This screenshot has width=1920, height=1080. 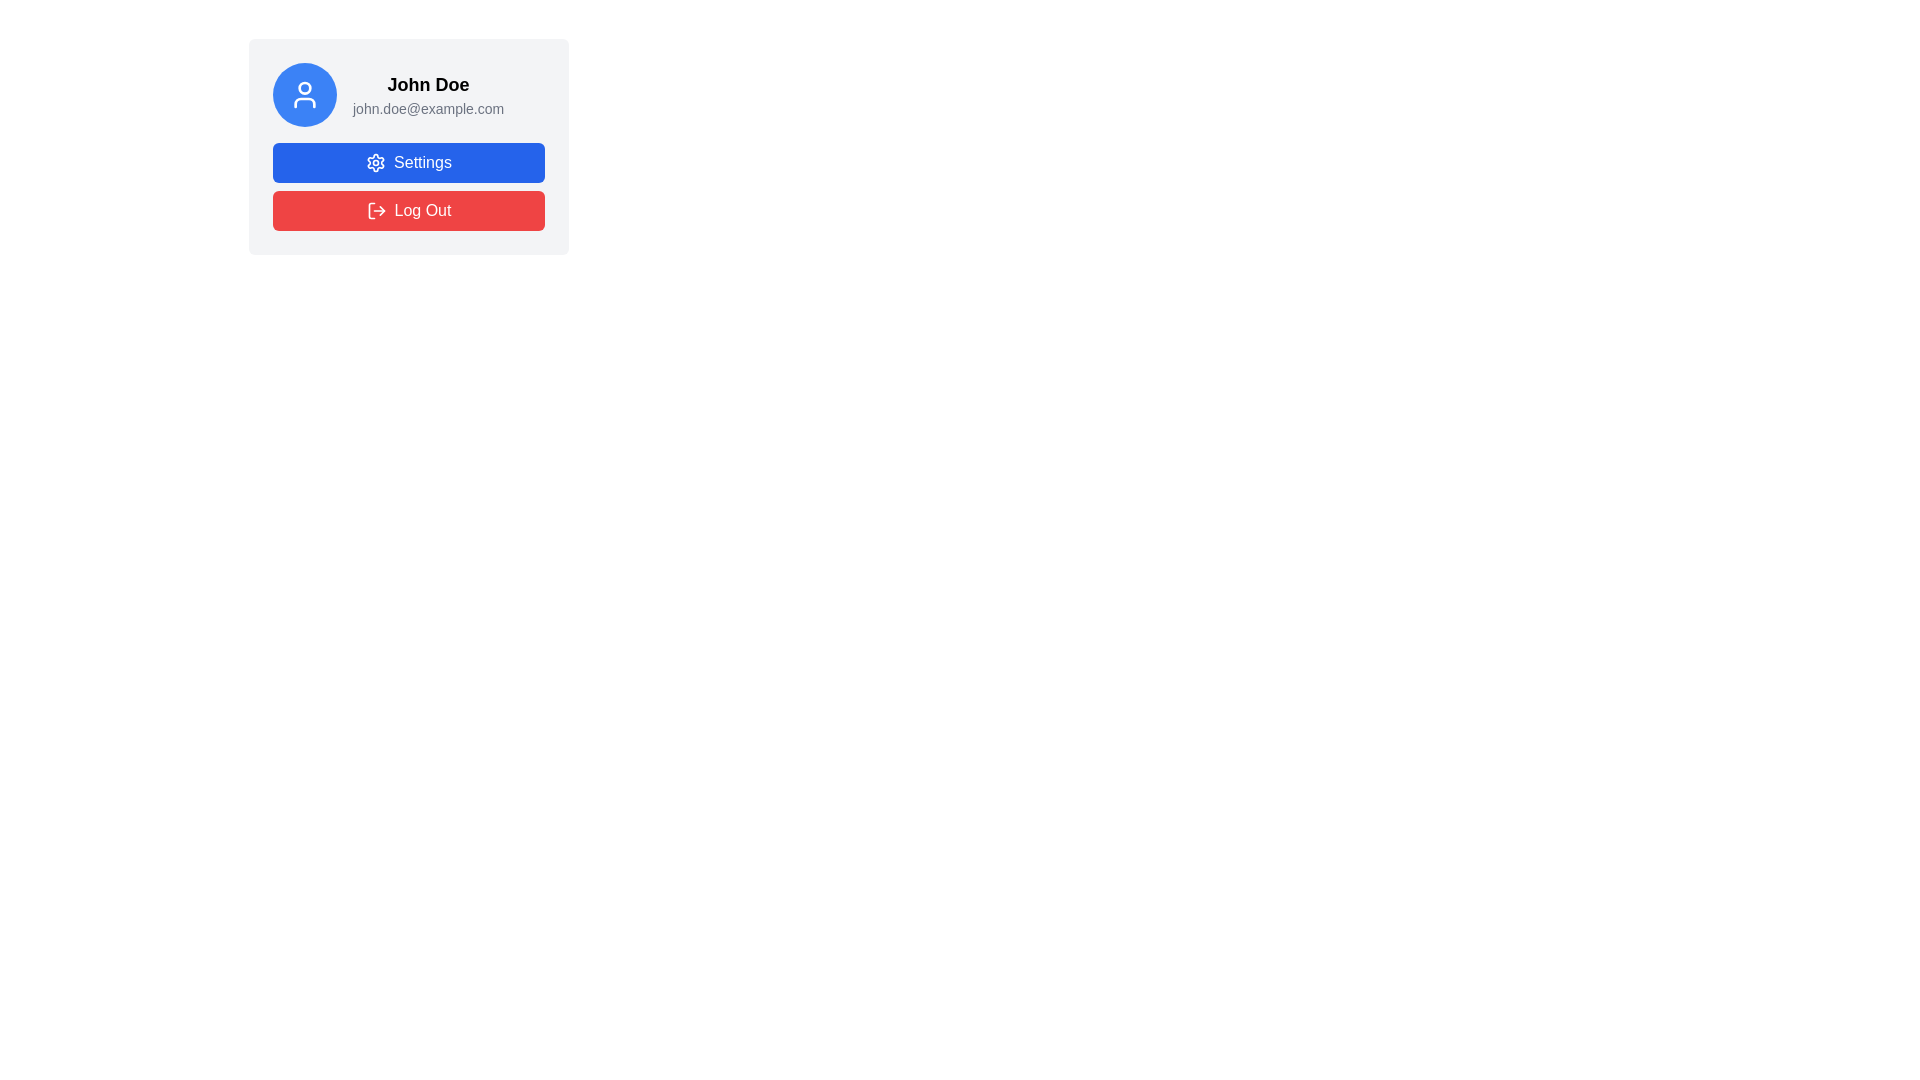 What do you see at coordinates (376, 211) in the screenshot?
I see `the logout icon located to the left of the 'Log Out' text within the 'Log Out' button, which is the second button below the 'Settings' button` at bounding box center [376, 211].